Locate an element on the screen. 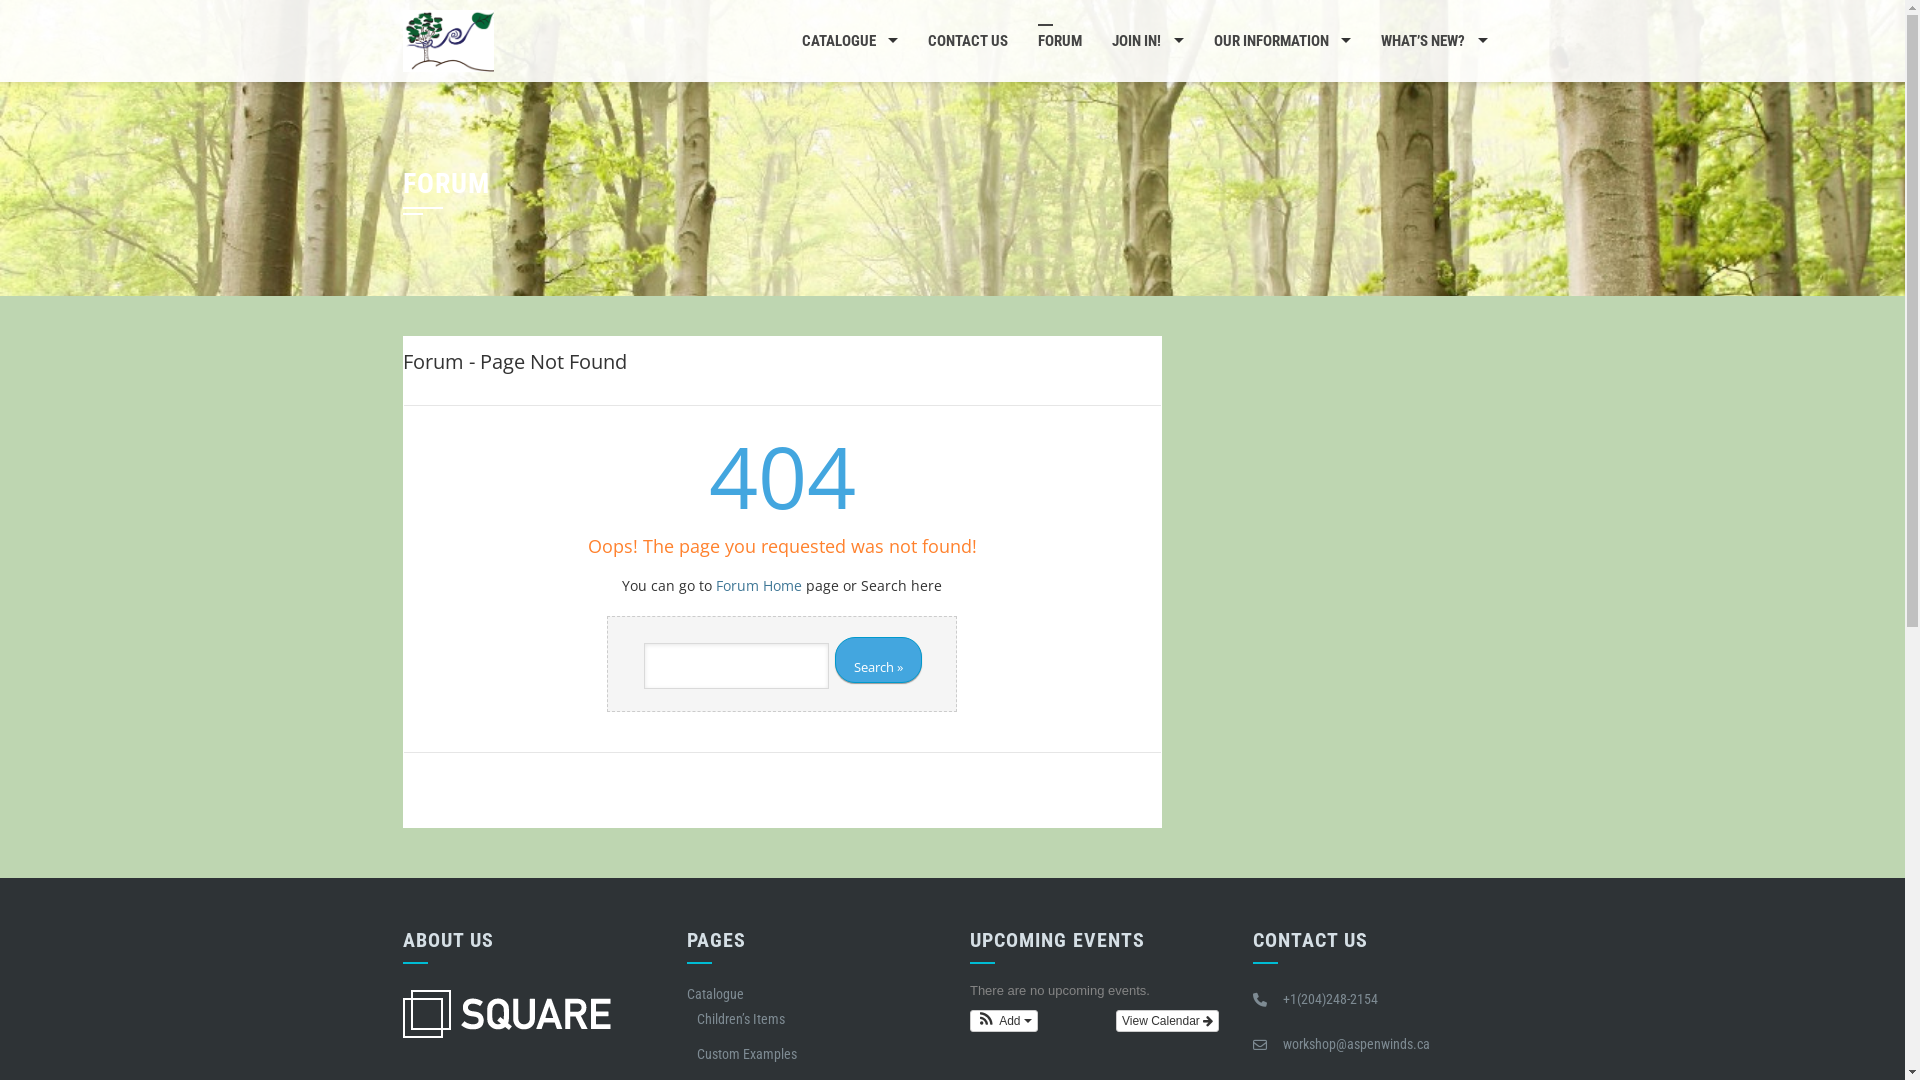 Image resolution: width=1920 pixels, height=1080 pixels. 'CONTACT US' is located at coordinates (968, 41).